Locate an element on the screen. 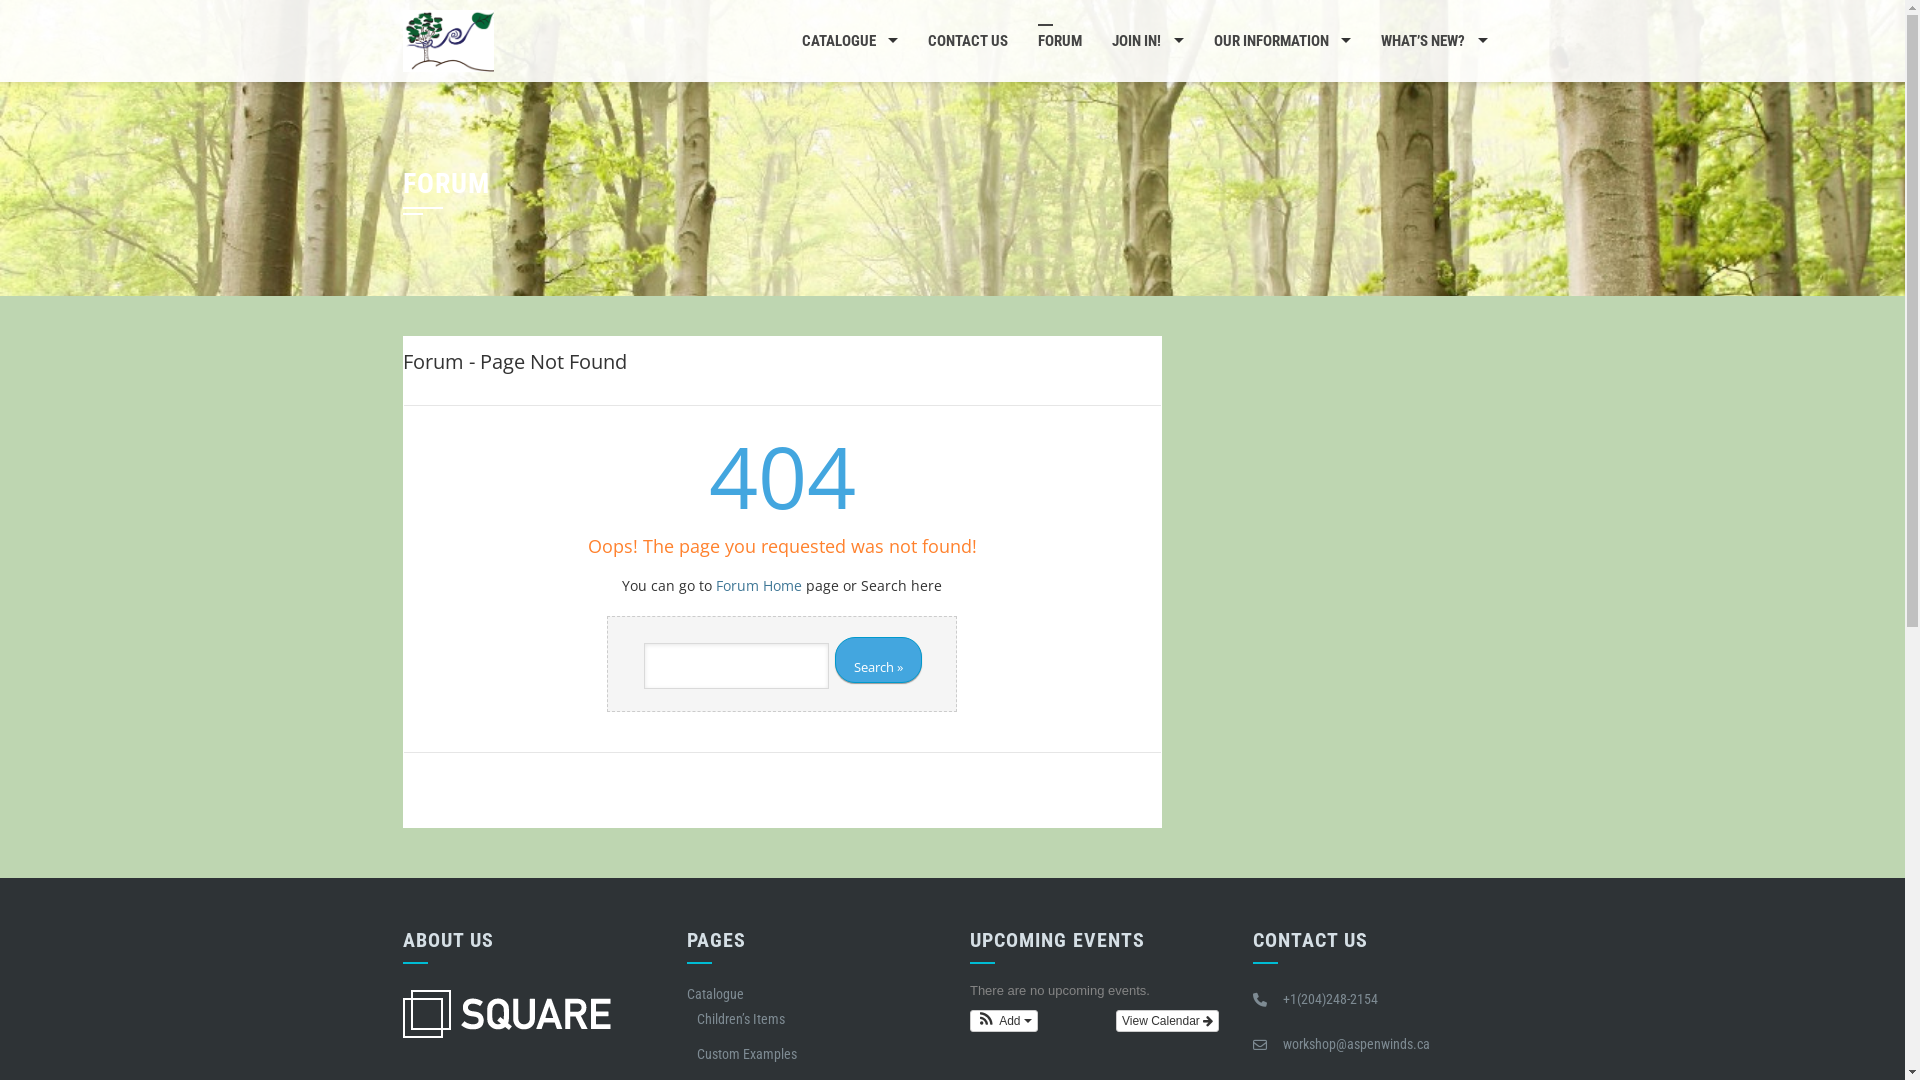 Image resolution: width=1920 pixels, height=1080 pixels. 'CONTACT US' is located at coordinates (968, 41).